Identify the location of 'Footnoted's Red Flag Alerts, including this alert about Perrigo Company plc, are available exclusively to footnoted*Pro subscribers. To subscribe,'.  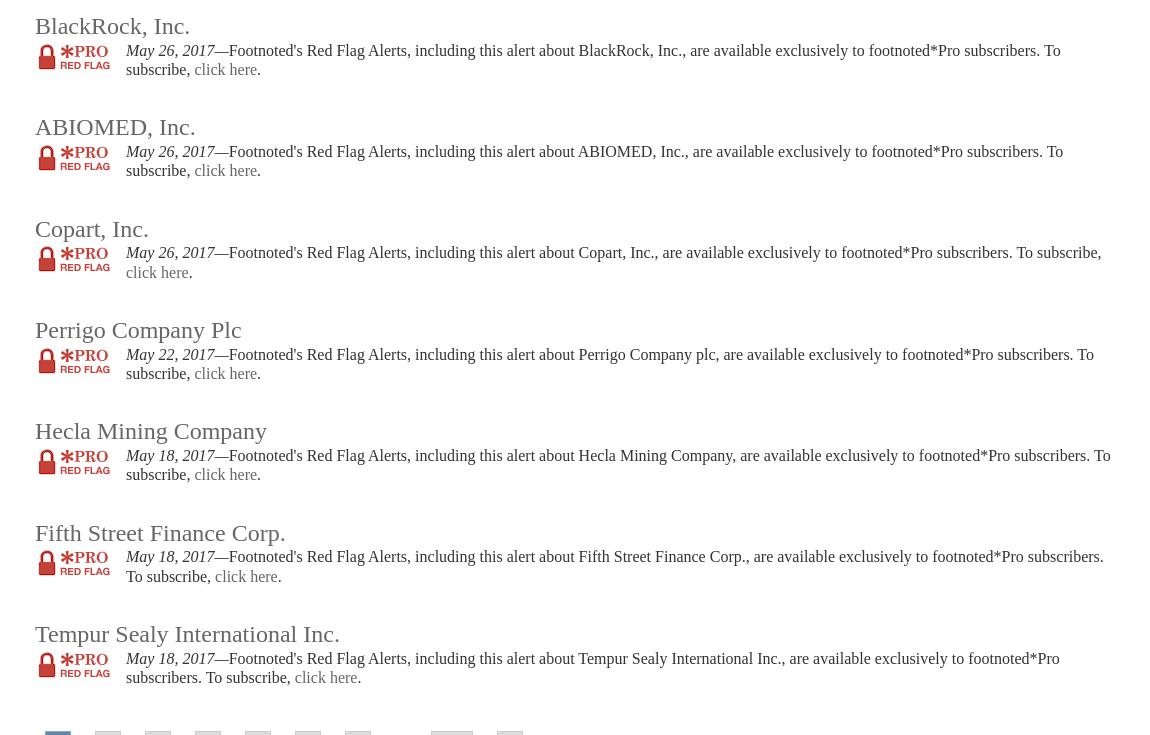
(608, 362).